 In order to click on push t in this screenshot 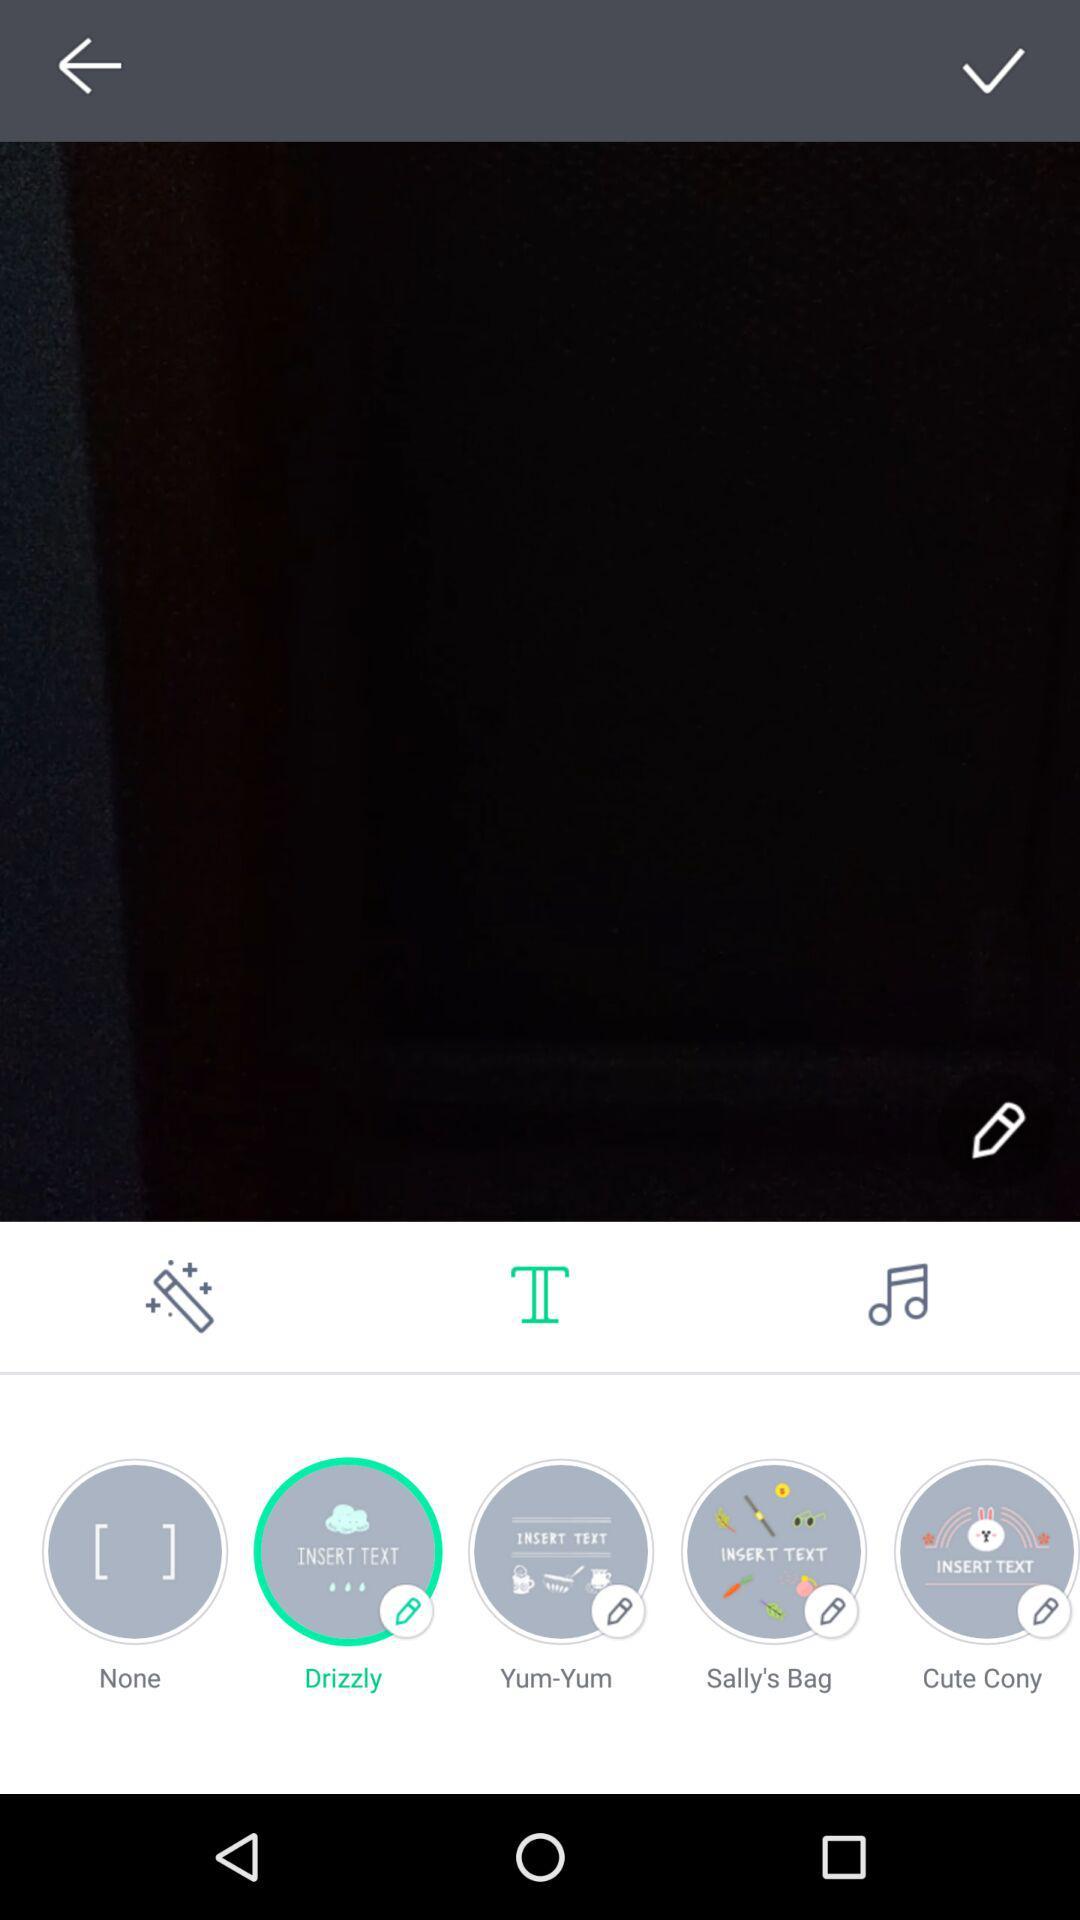, I will do `click(540, 1296)`.